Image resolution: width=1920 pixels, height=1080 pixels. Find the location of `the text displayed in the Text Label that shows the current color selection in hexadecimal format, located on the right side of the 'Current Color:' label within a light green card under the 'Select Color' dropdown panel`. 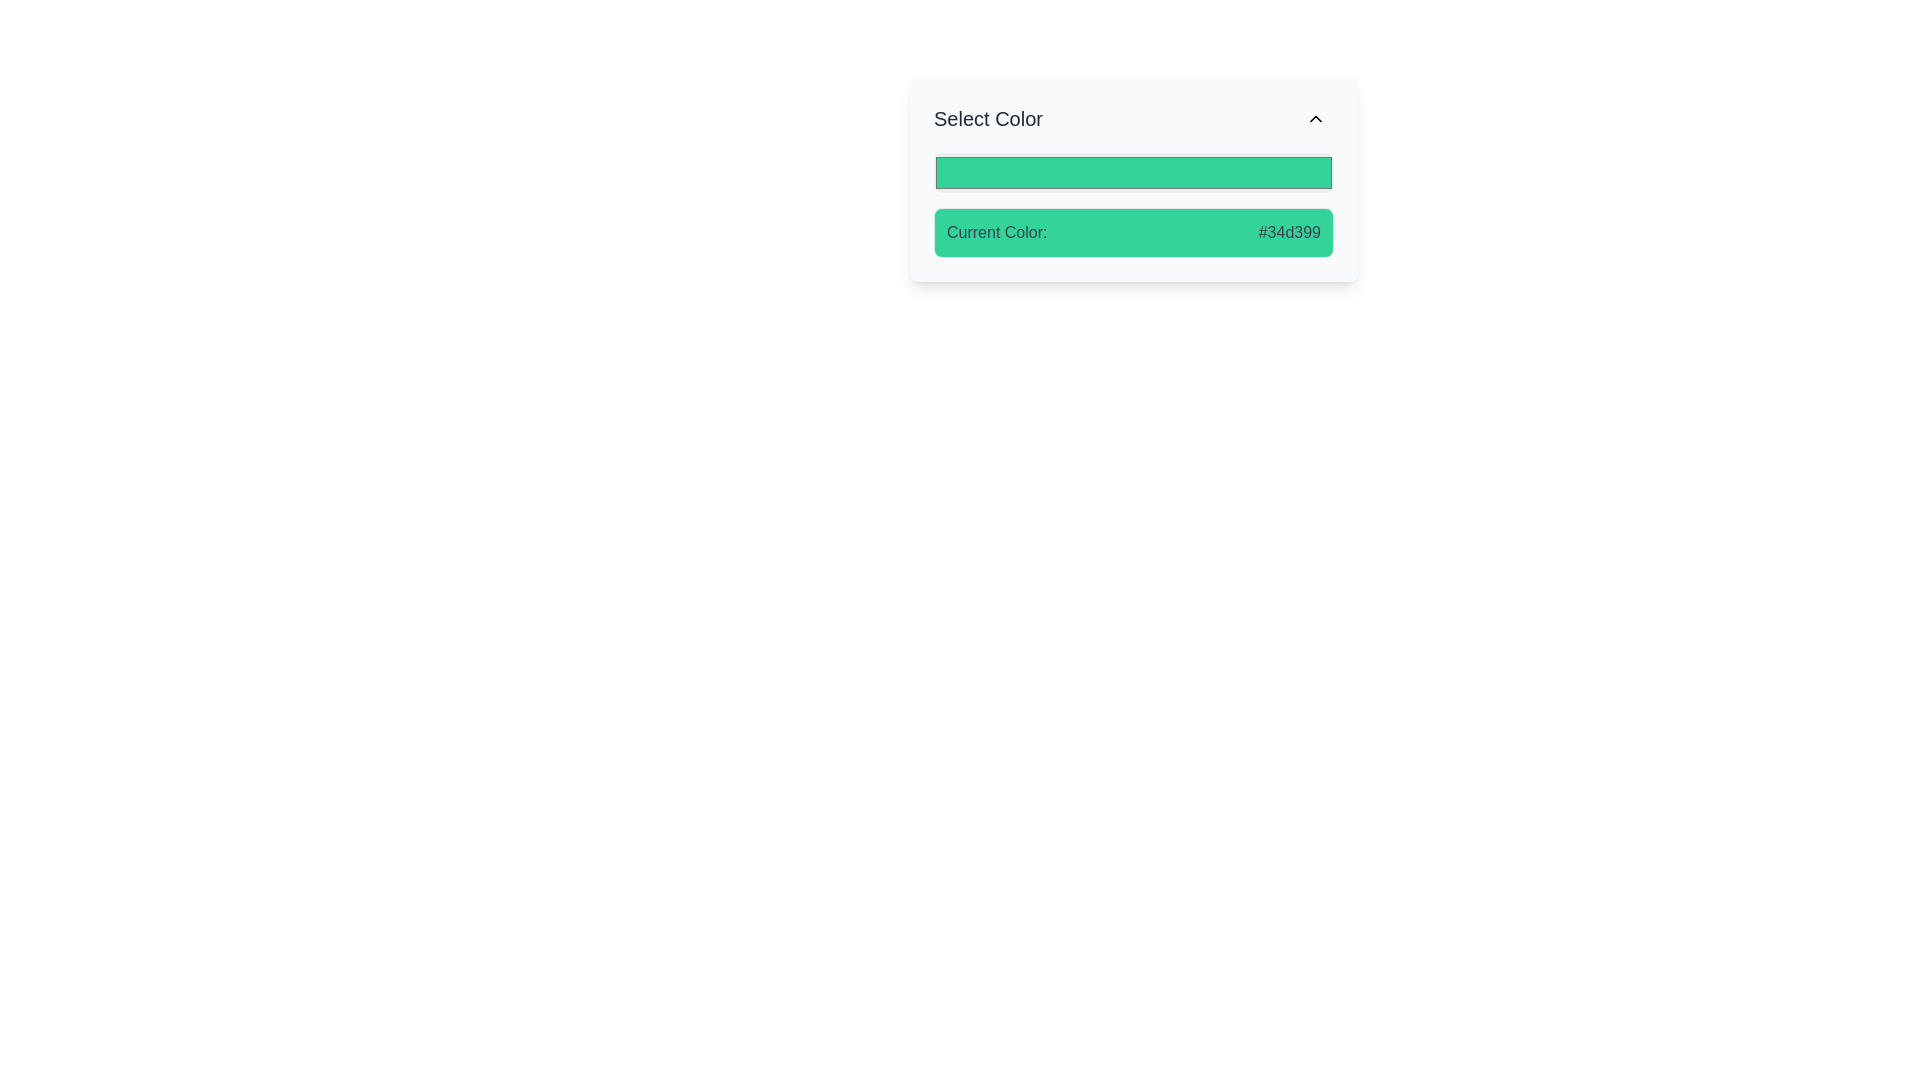

the text displayed in the Text Label that shows the current color selection in hexadecimal format, located on the right side of the 'Current Color:' label within a light green card under the 'Select Color' dropdown panel is located at coordinates (1289, 231).